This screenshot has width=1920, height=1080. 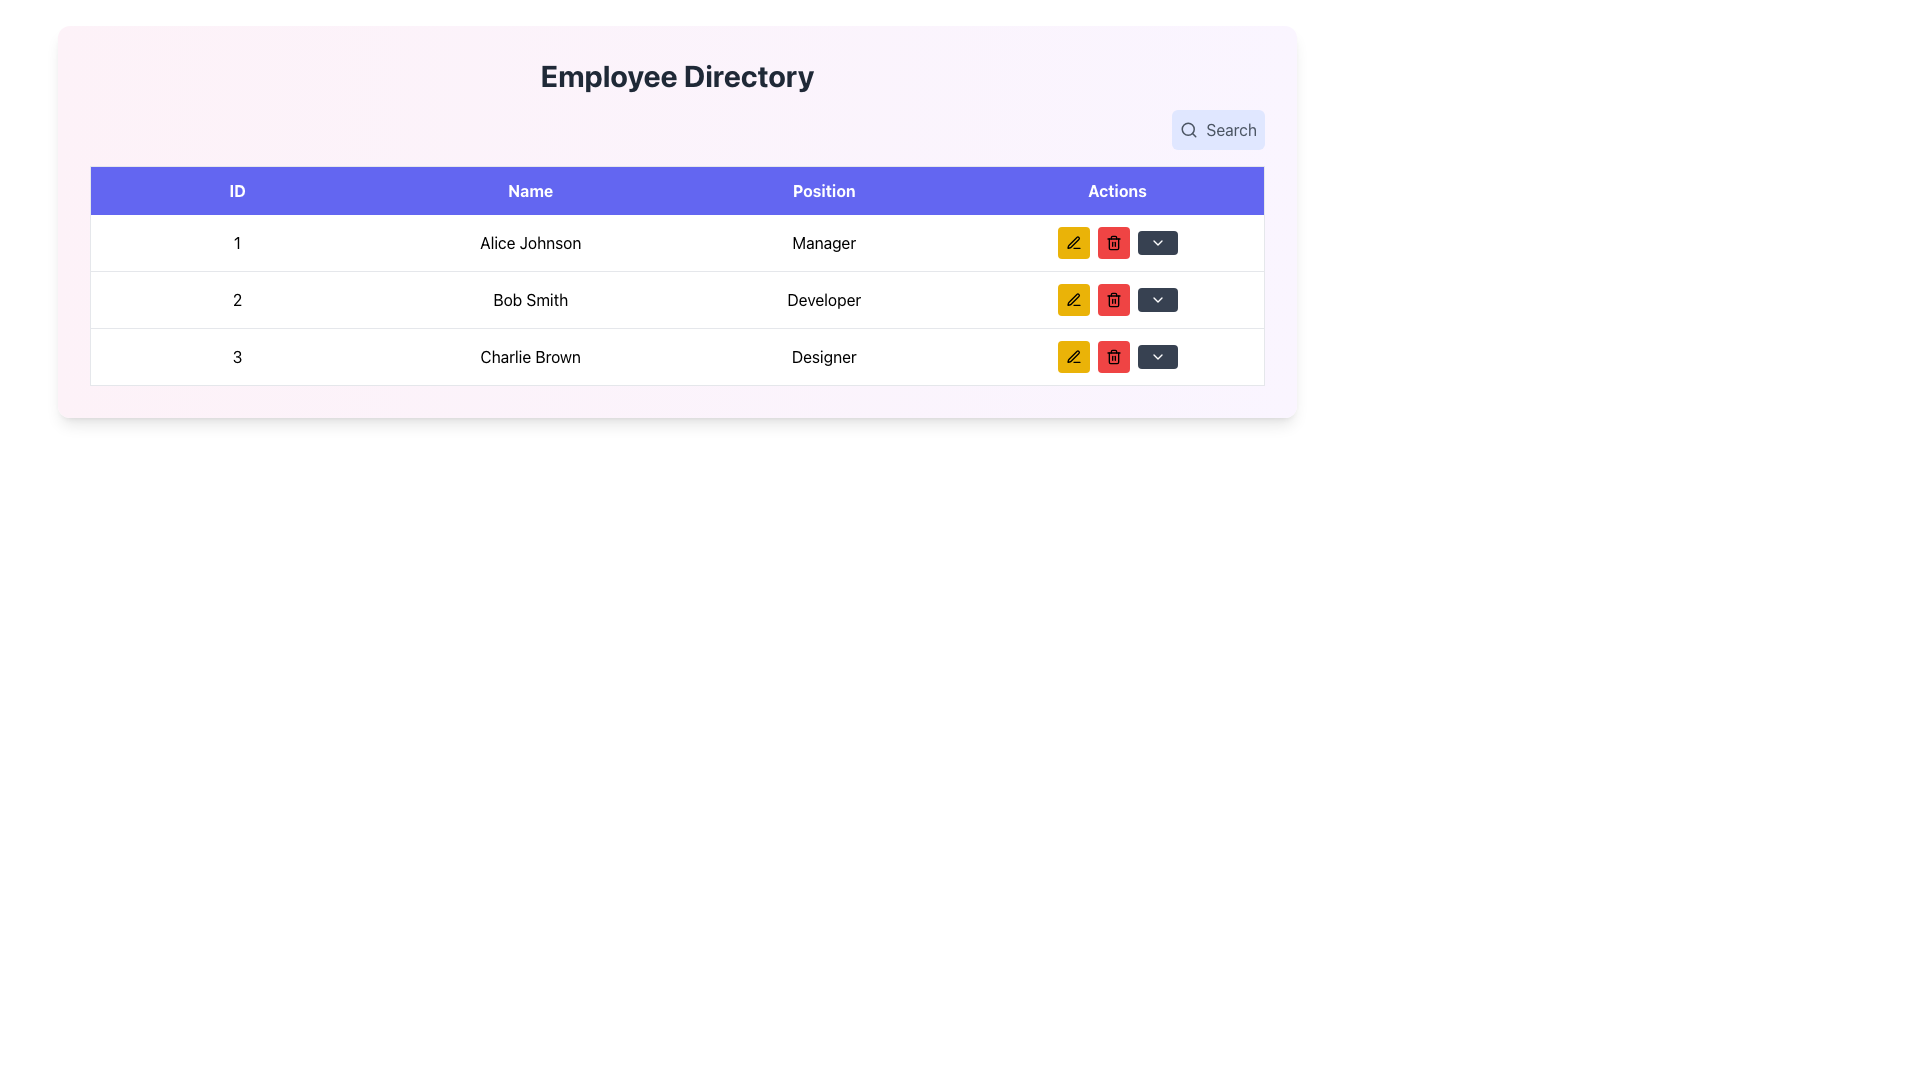 I want to click on the header label for the column containing action buttons, positioned as the fourth column in the table header, aligned to the rightmost edge, so click(x=1116, y=190).